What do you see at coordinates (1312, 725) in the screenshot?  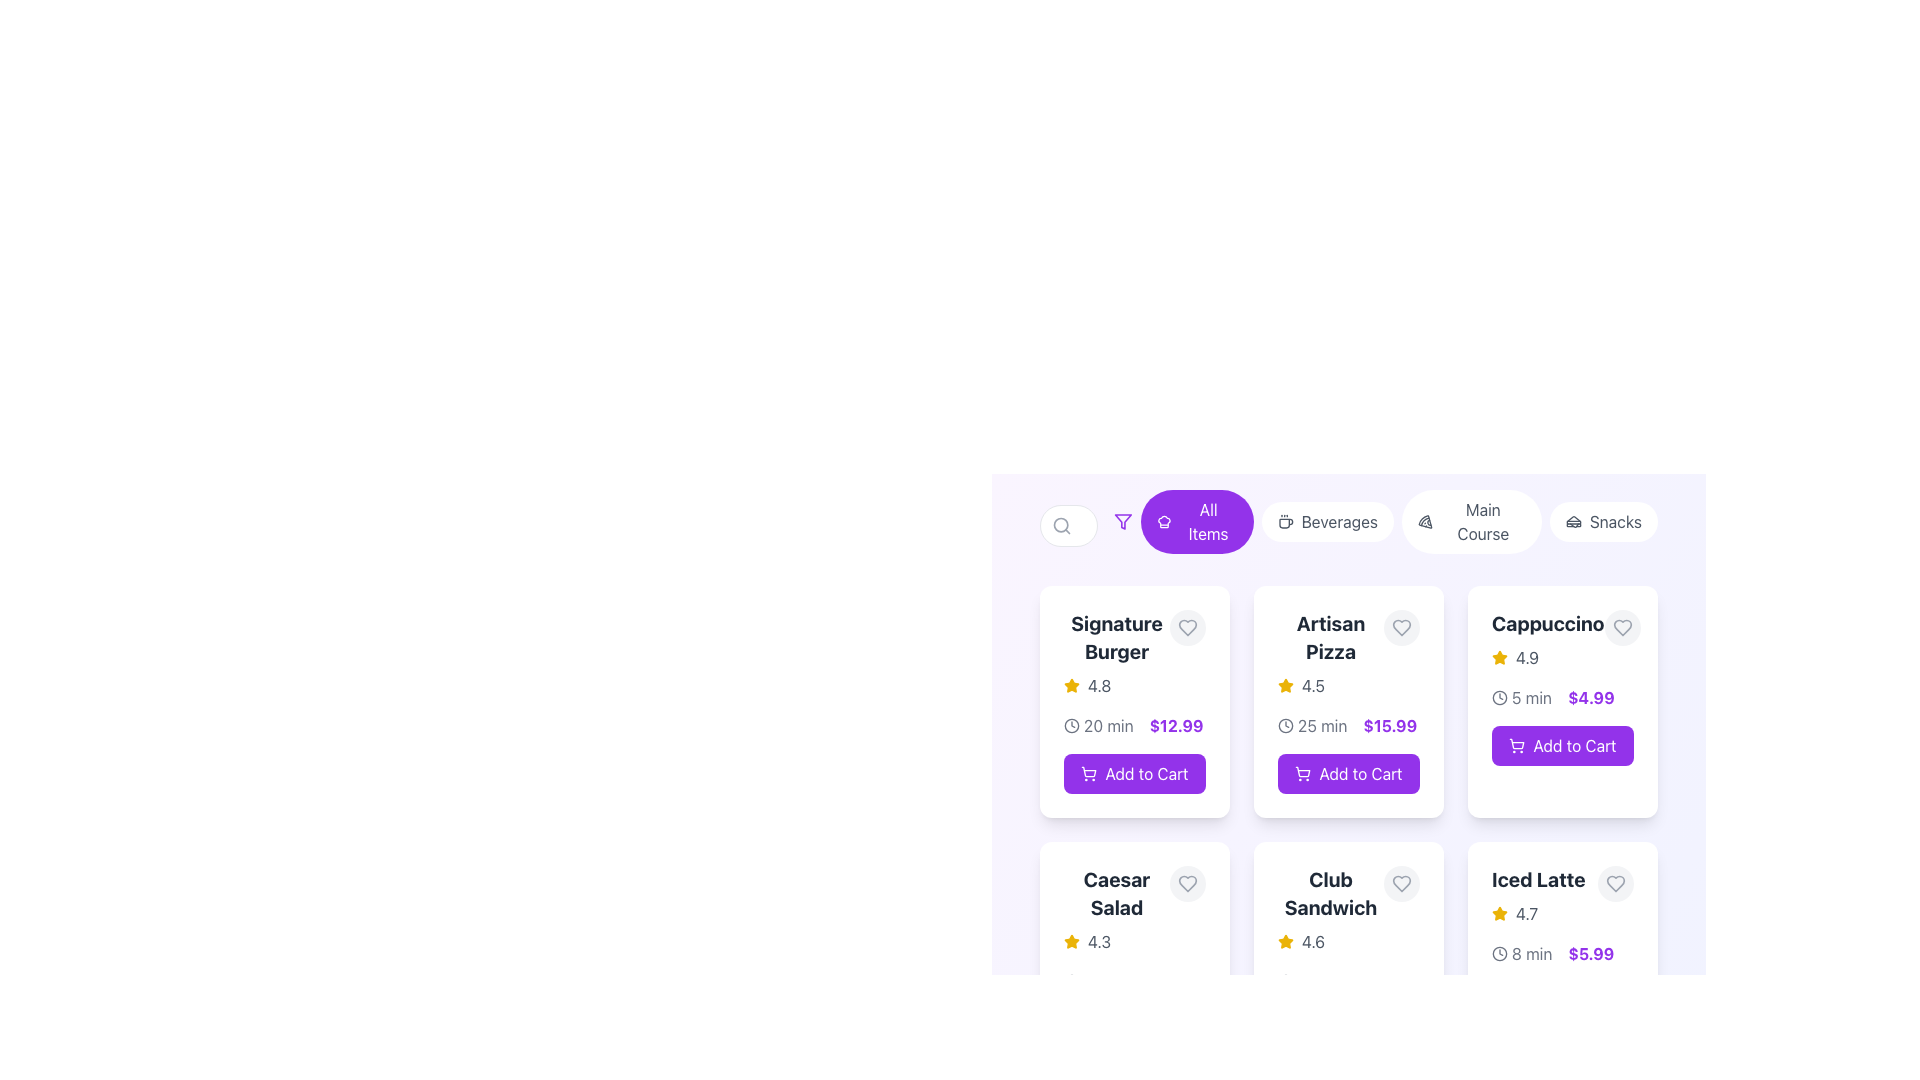 I see `the Time indicator label which consists of a clock icon and the text '25 min', located to the left of the price '$15.99'` at bounding box center [1312, 725].